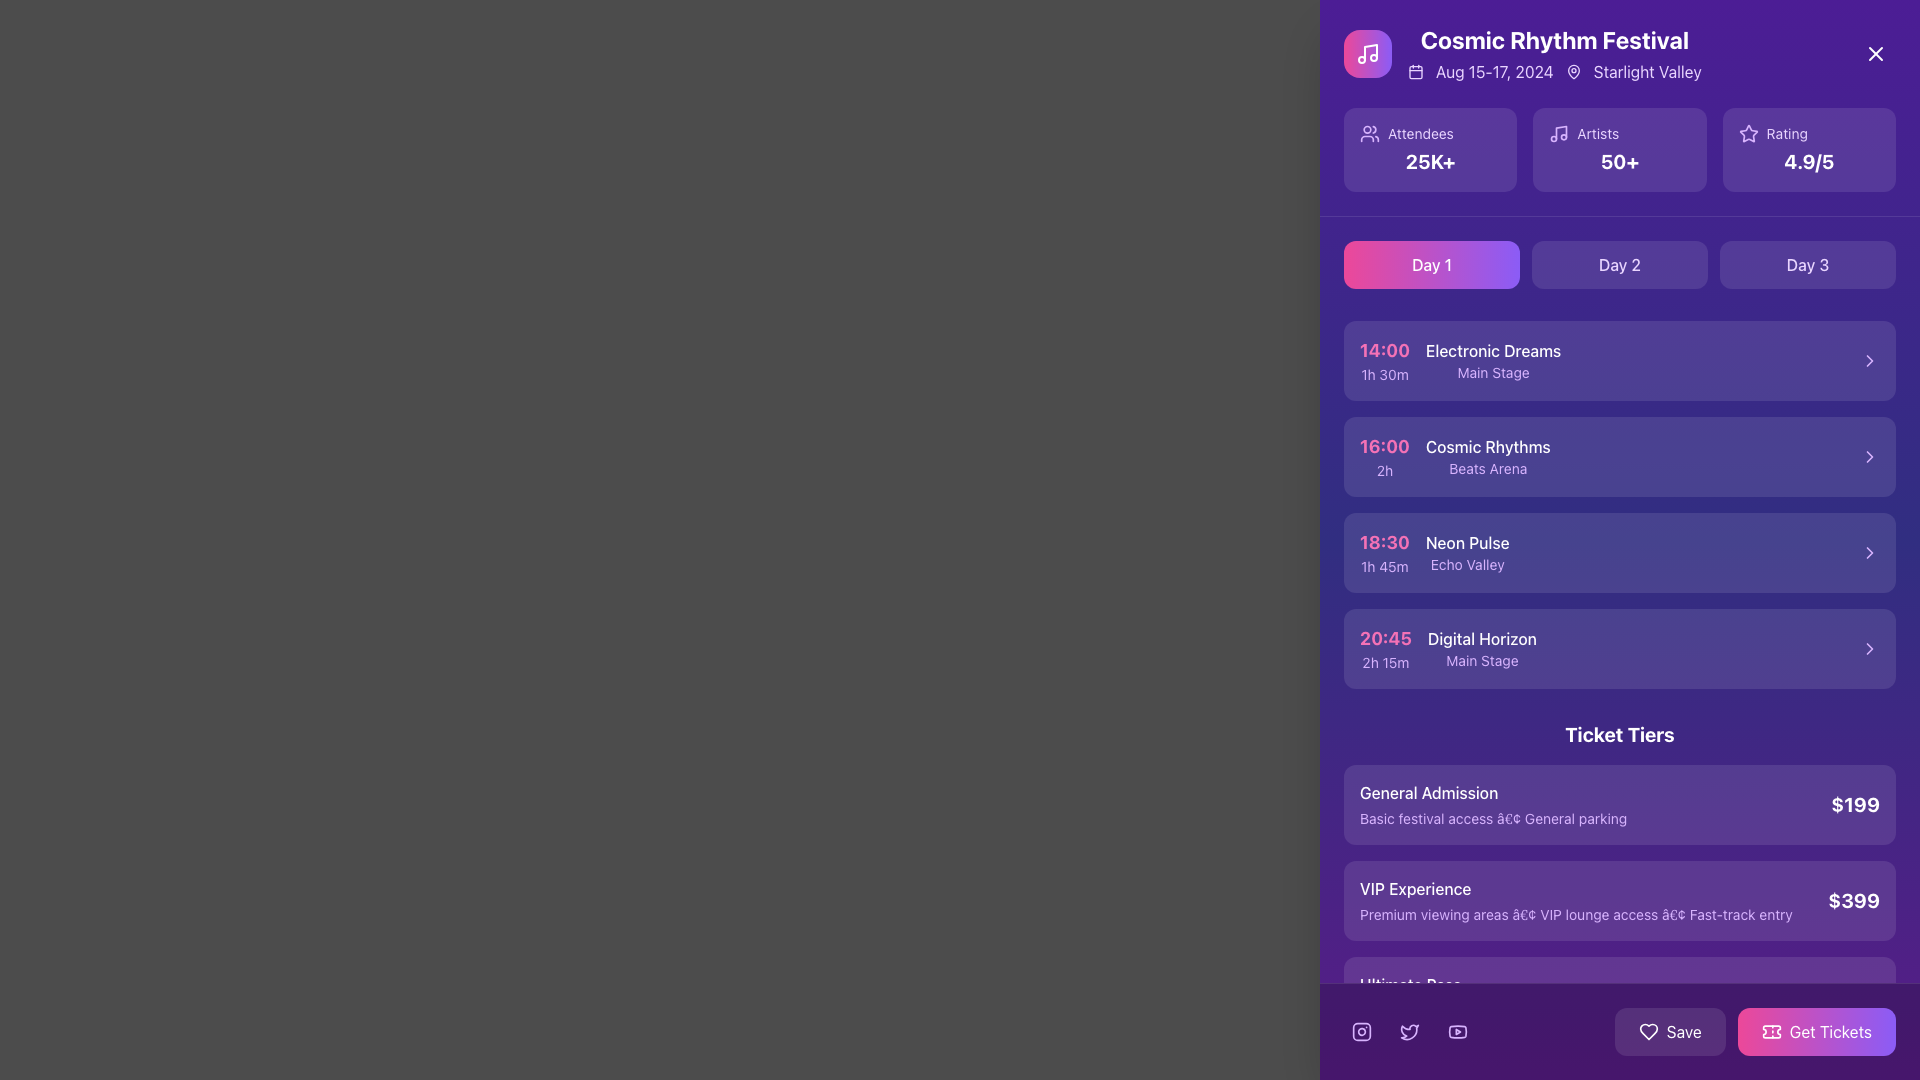 The height and width of the screenshot is (1080, 1920). Describe the element at coordinates (1620, 901) in the screenshot. I see `the 'VIP Experience' ticket tier list item` at that location.